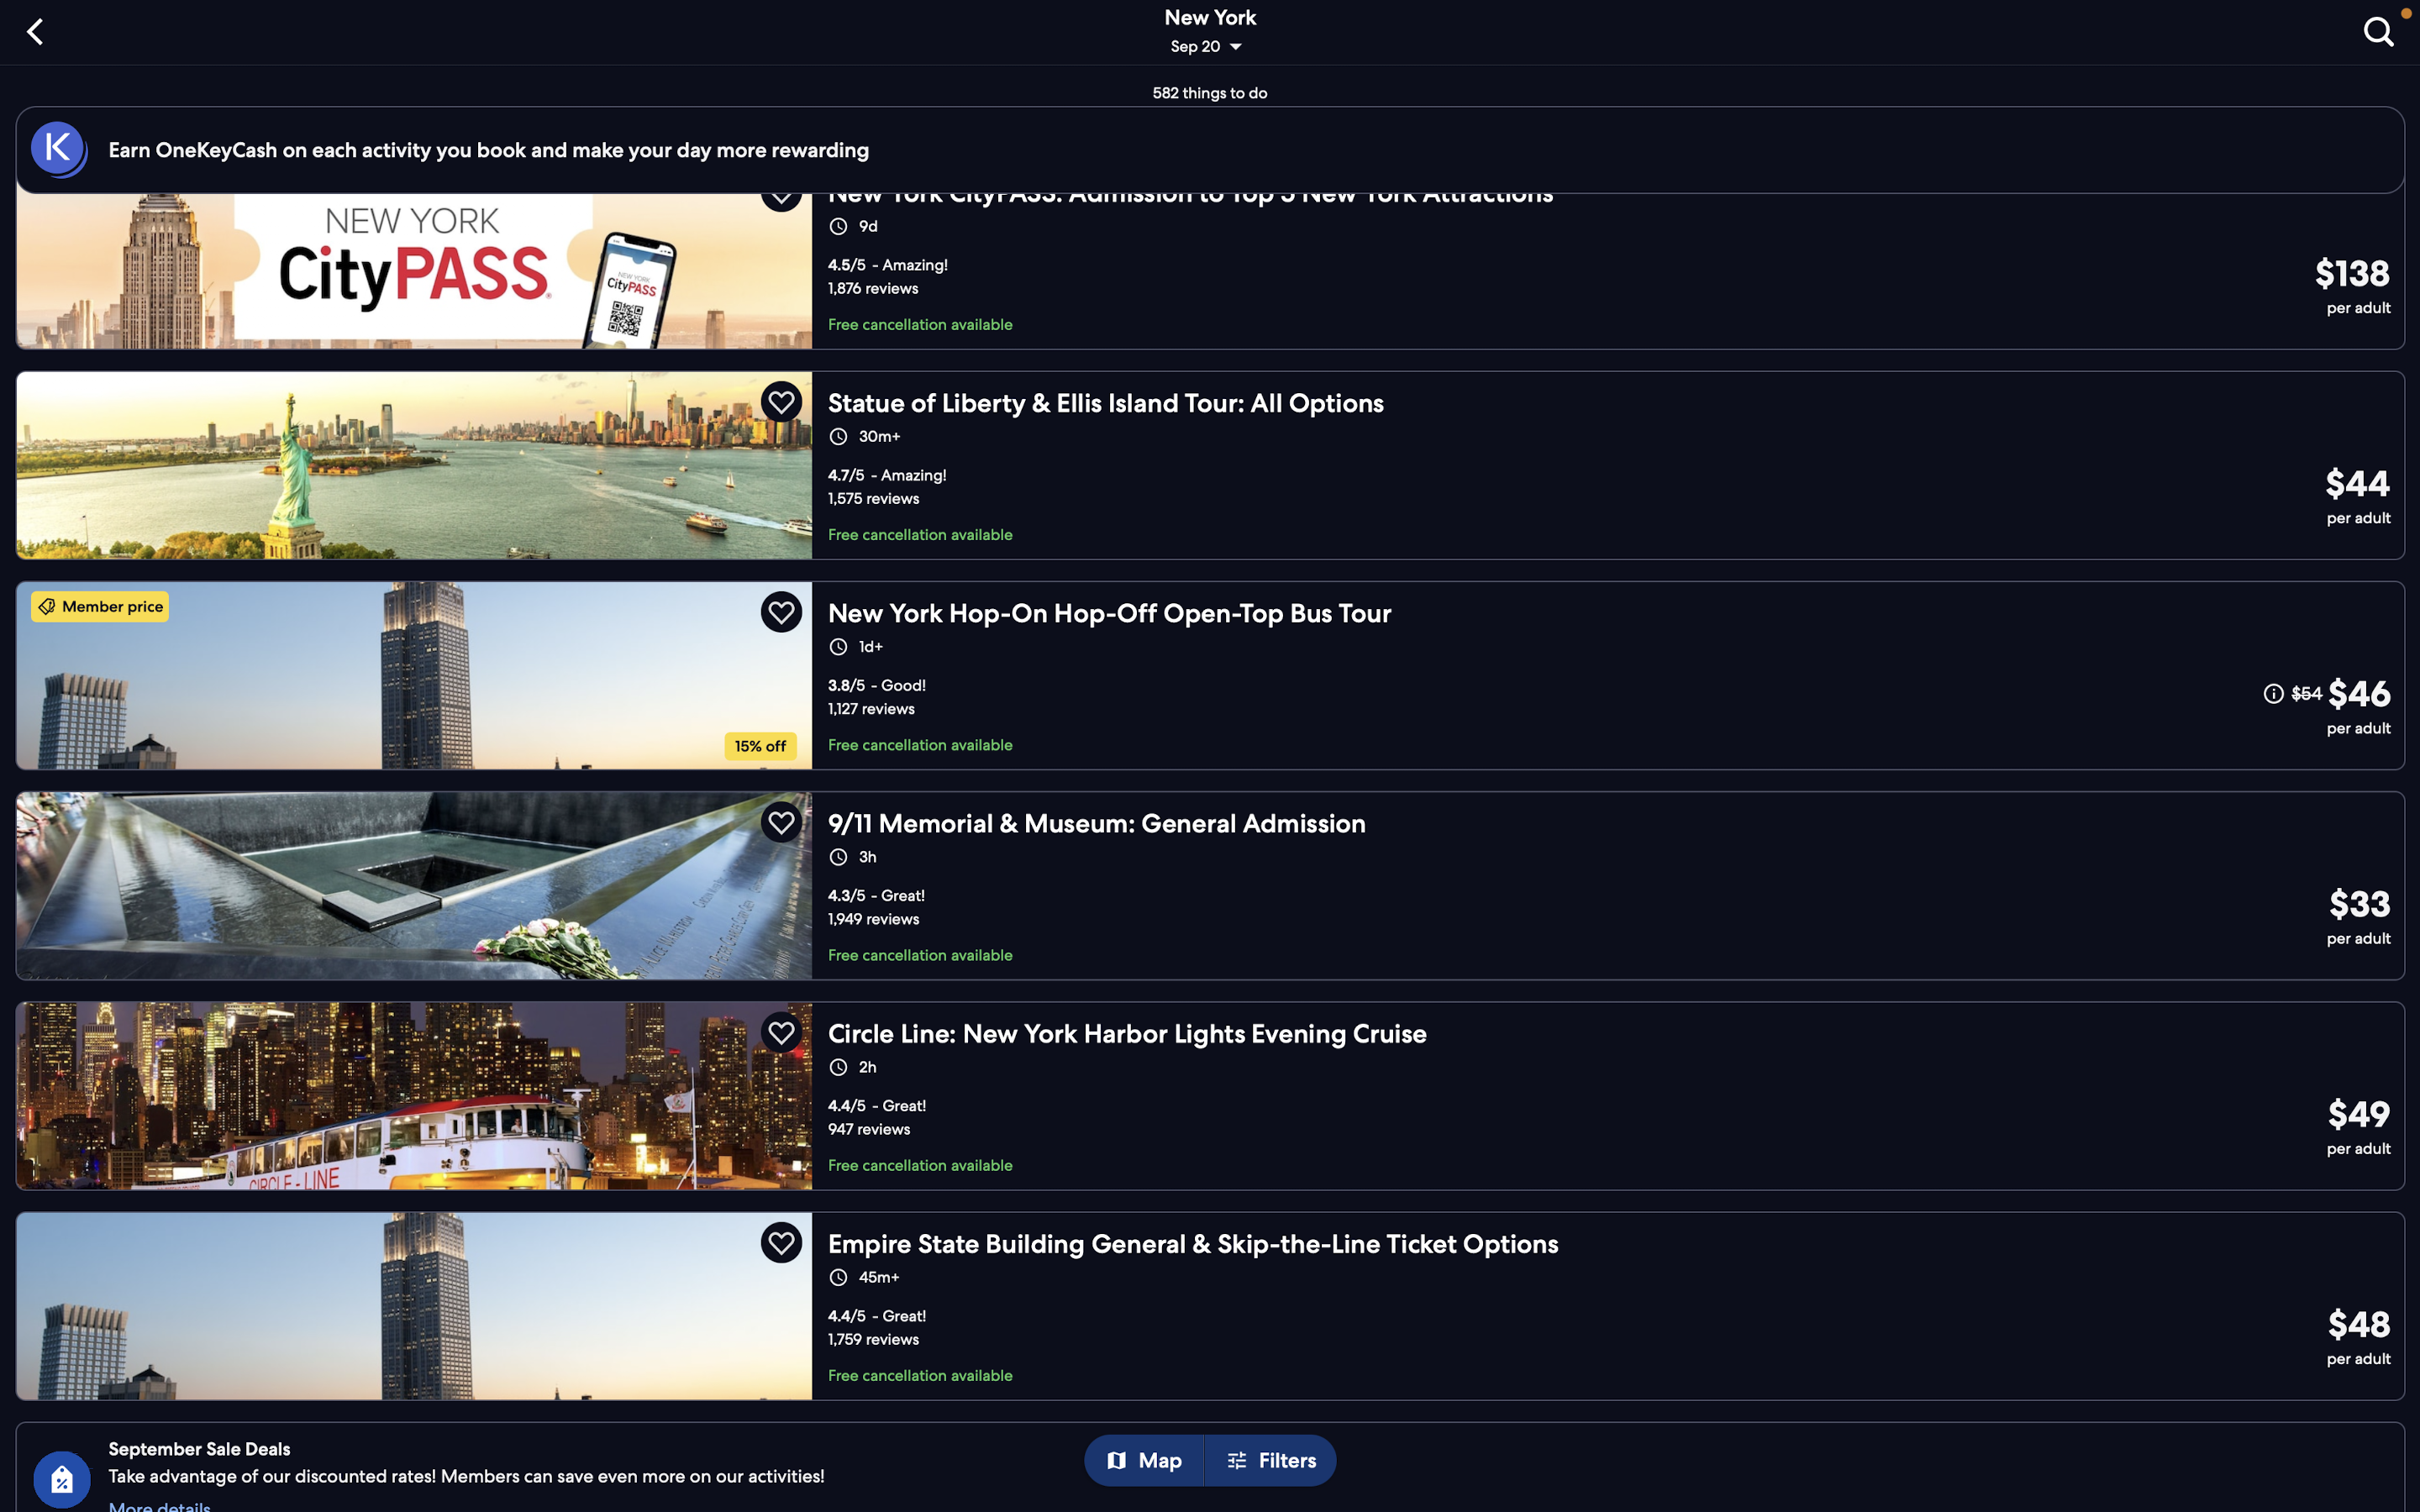  Describe the element at coordinates (1212, 461) in the screenshot. I see `"statue of liberty tour" in your sightseeing list` at that location.